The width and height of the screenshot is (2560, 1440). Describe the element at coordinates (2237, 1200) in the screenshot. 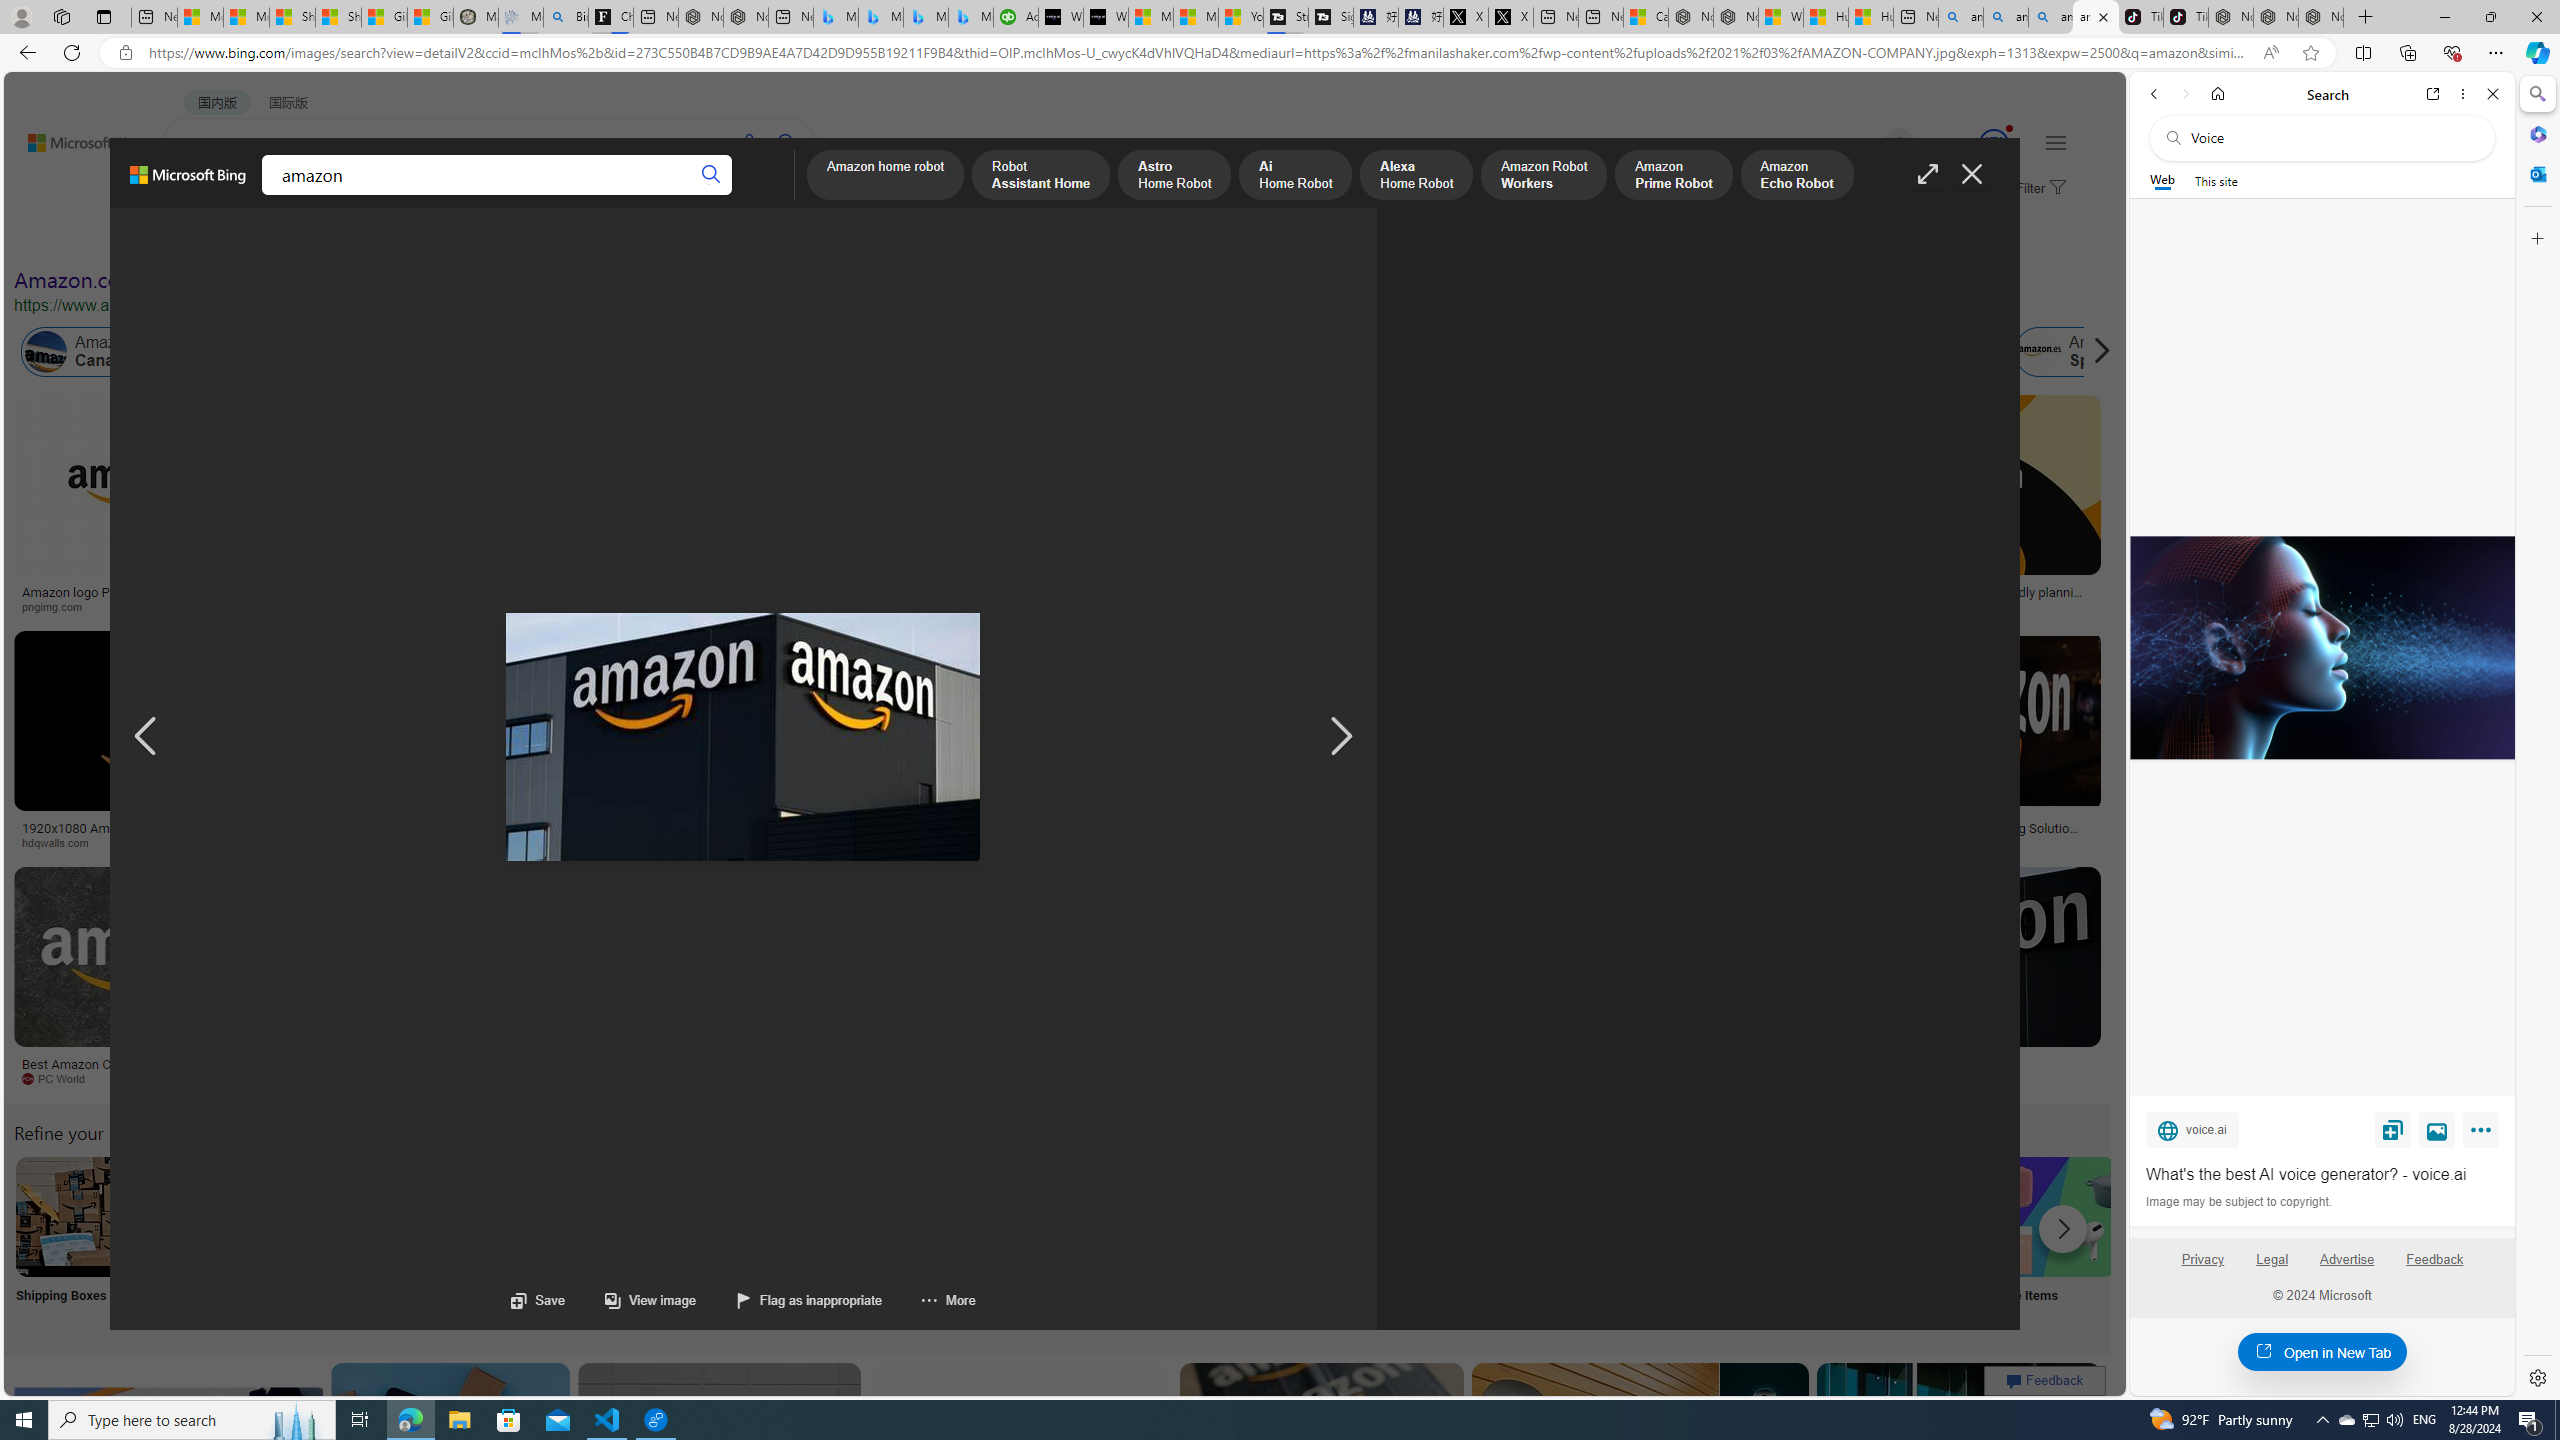

I see `'Image may be subject to copyright.'` at that location.